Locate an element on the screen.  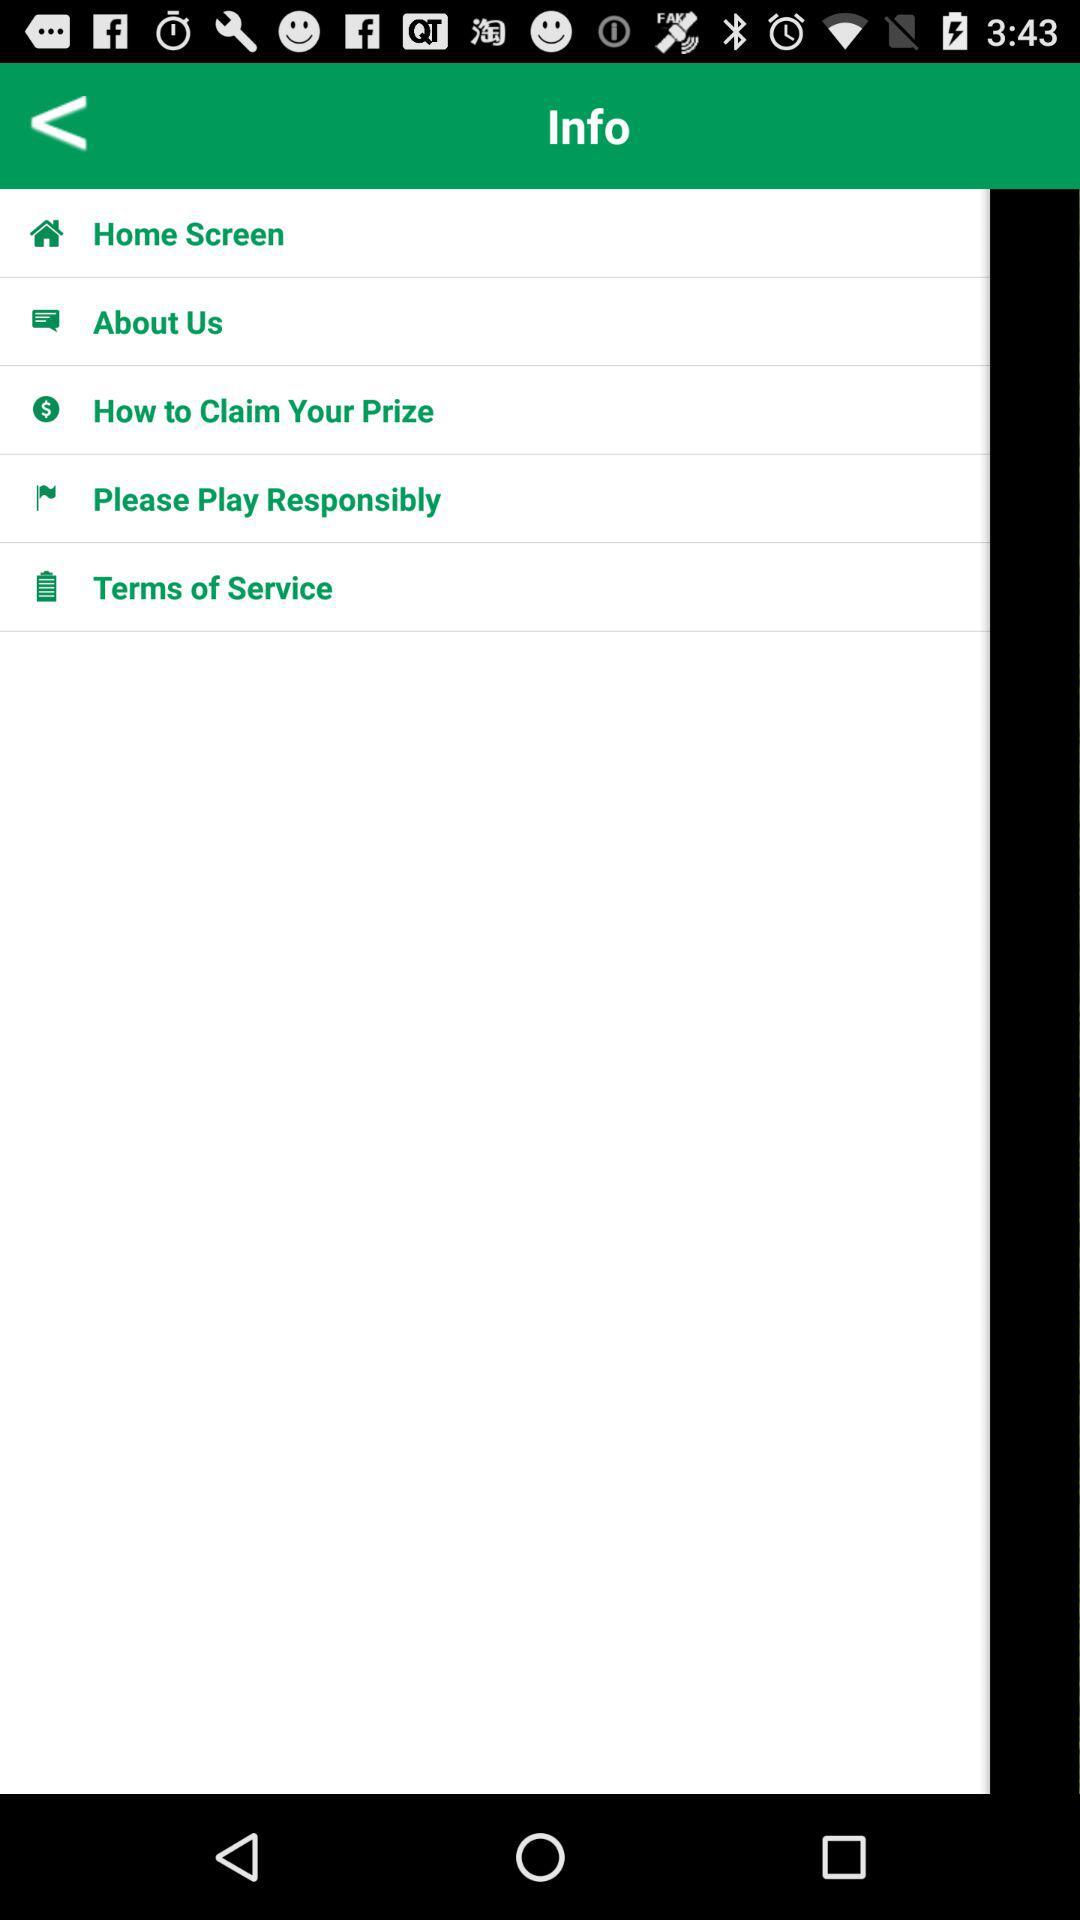
the how to claim app is located at coordinates (262, 408).